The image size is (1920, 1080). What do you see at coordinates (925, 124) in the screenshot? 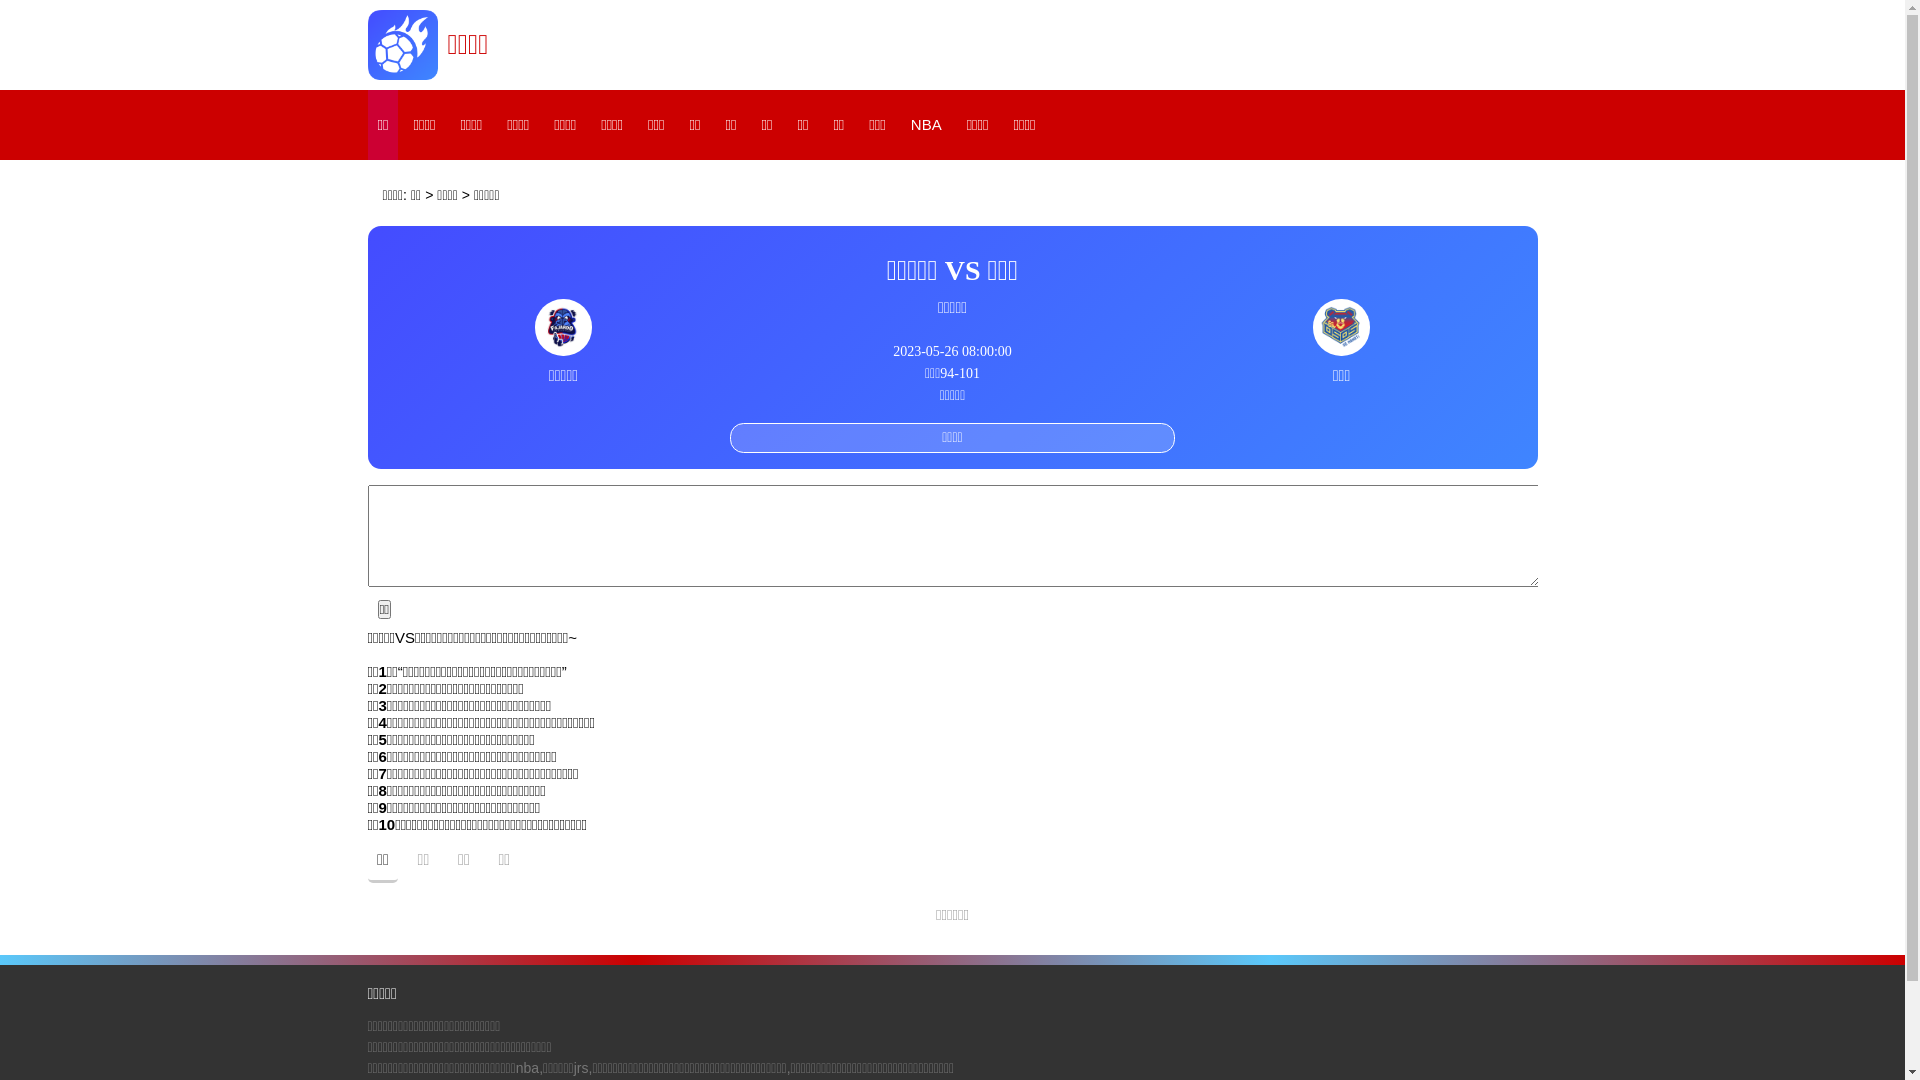
I see `'NBA'` at bounding box center [925, 124].